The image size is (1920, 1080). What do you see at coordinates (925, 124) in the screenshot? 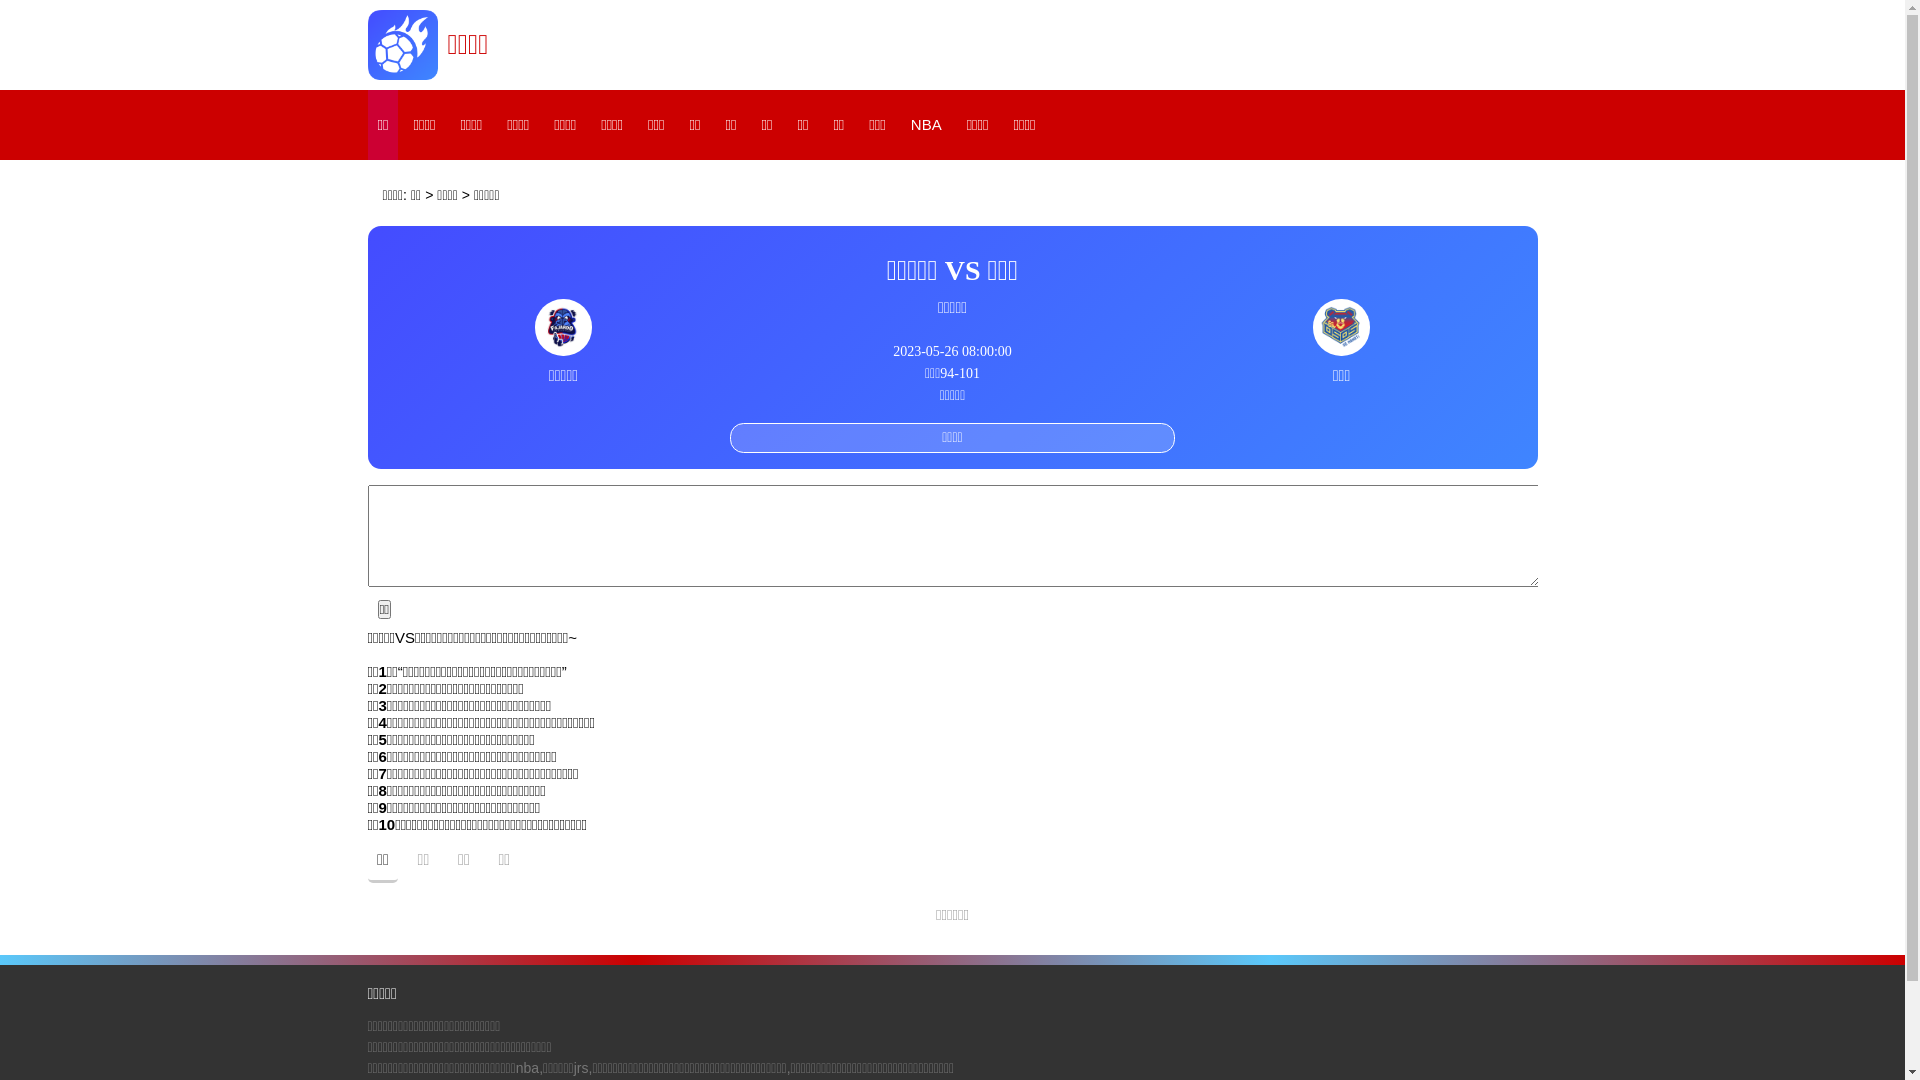
I see `'NBA'` at bounding box center [925, 124].